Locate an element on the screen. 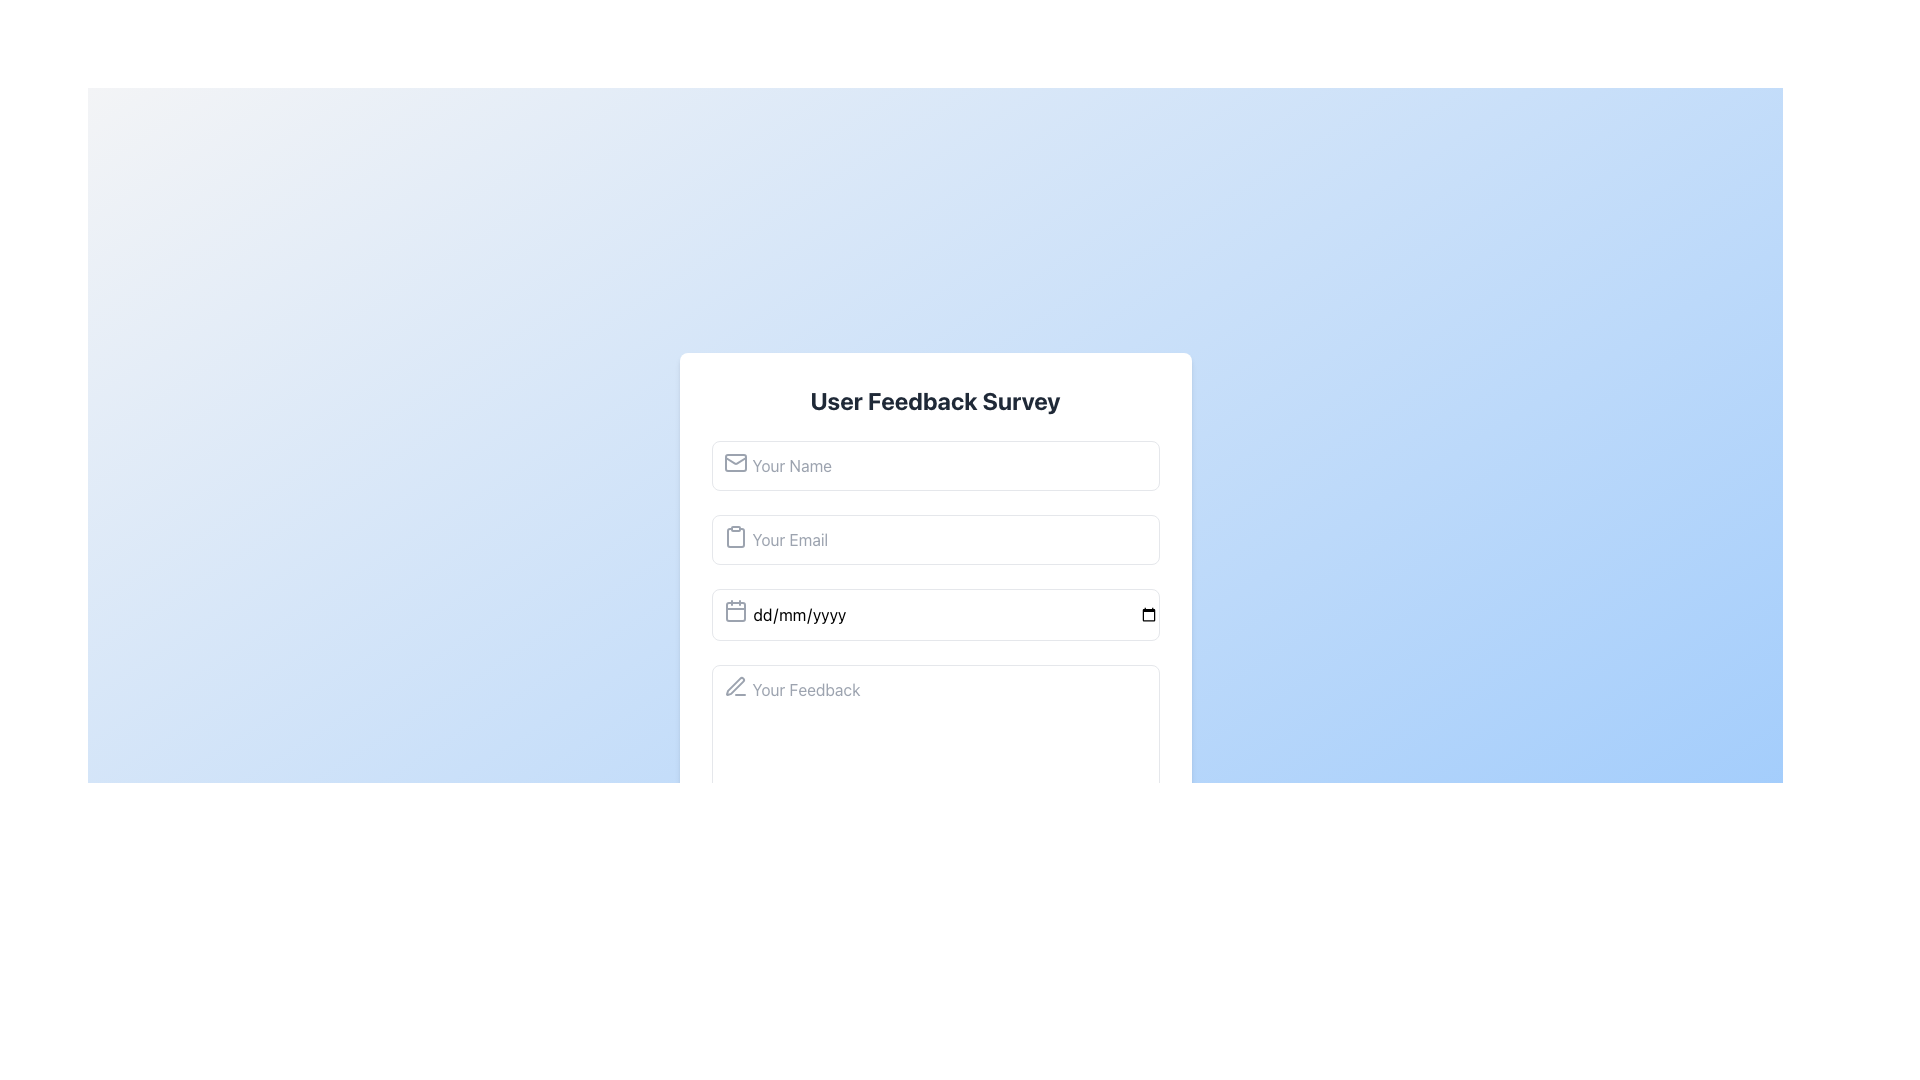  the mail icon located at the left end of the 'Your Name' text input field, which is styled with a modern, monochromatic design is located at coordinates (734, 462).